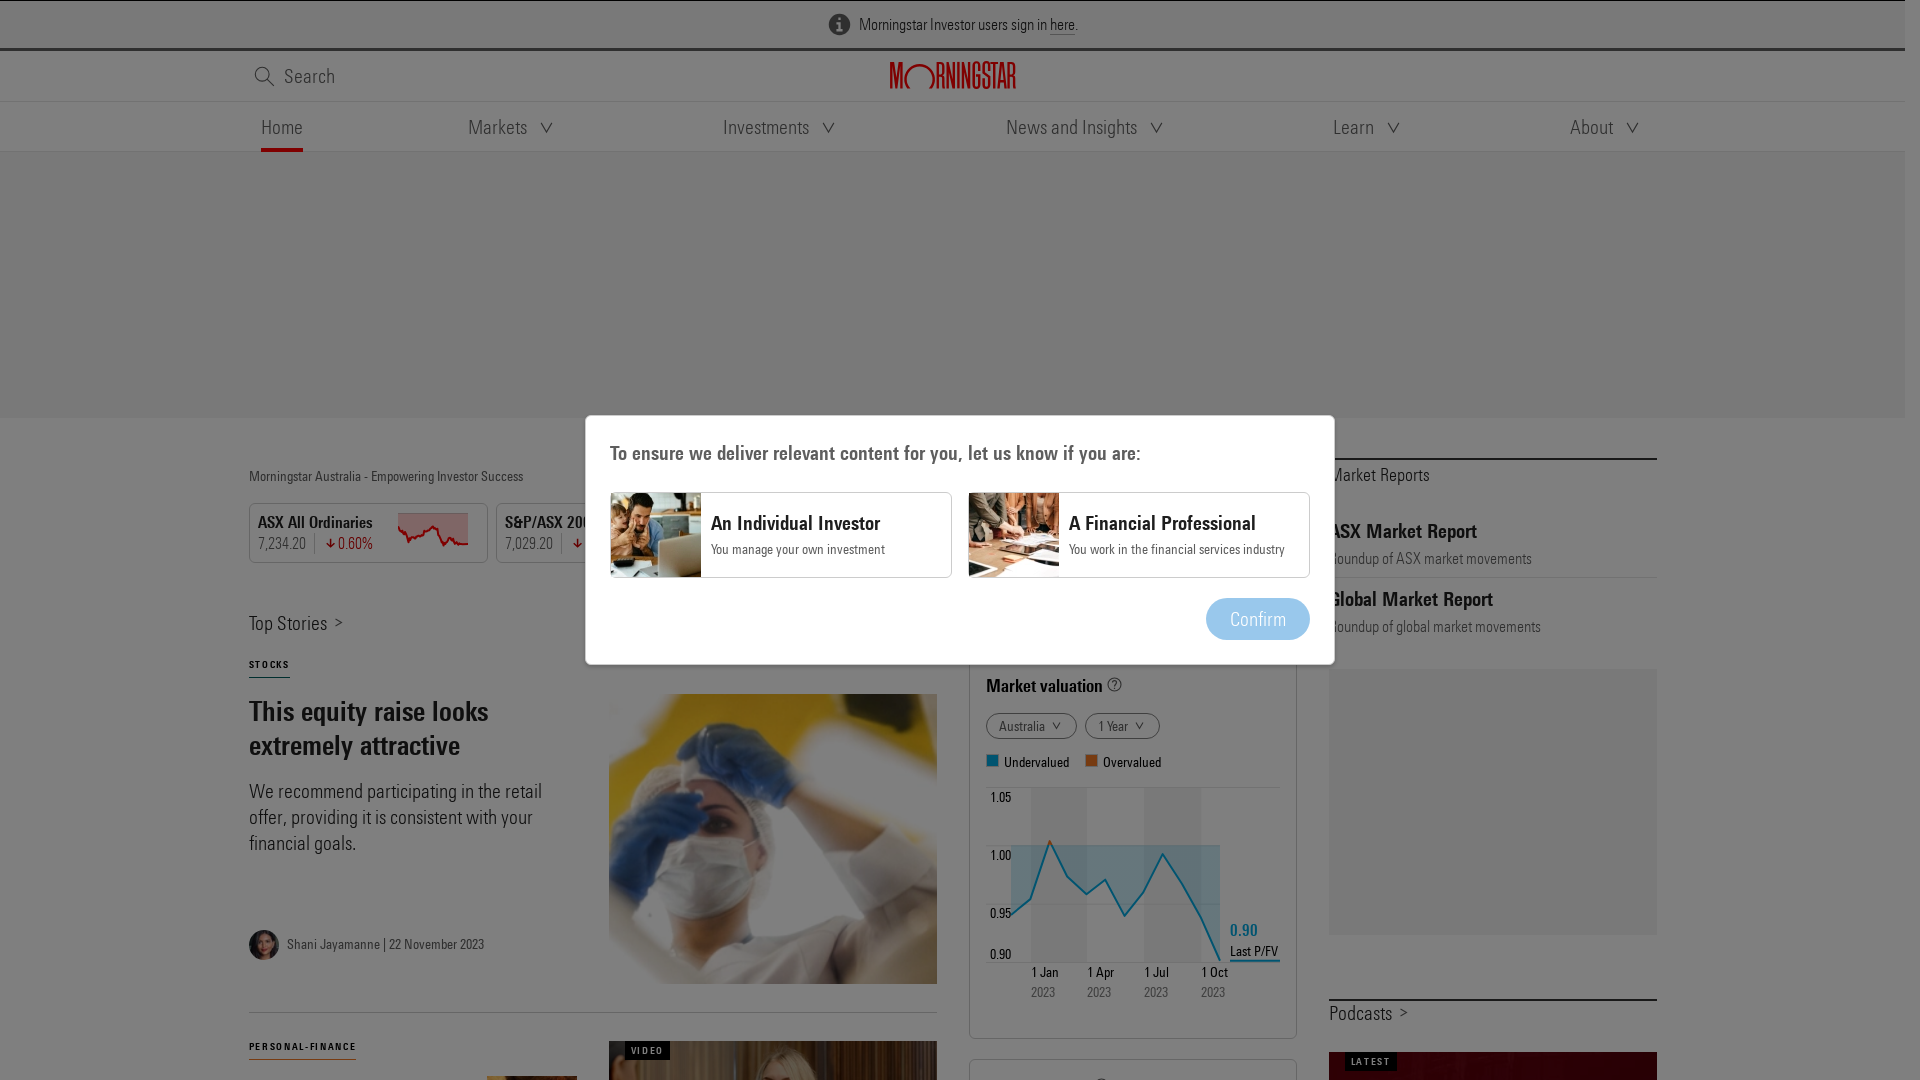  Describe the element at coordinates (1333, 127) in the screenshot. I see `'Learn'` at that location.